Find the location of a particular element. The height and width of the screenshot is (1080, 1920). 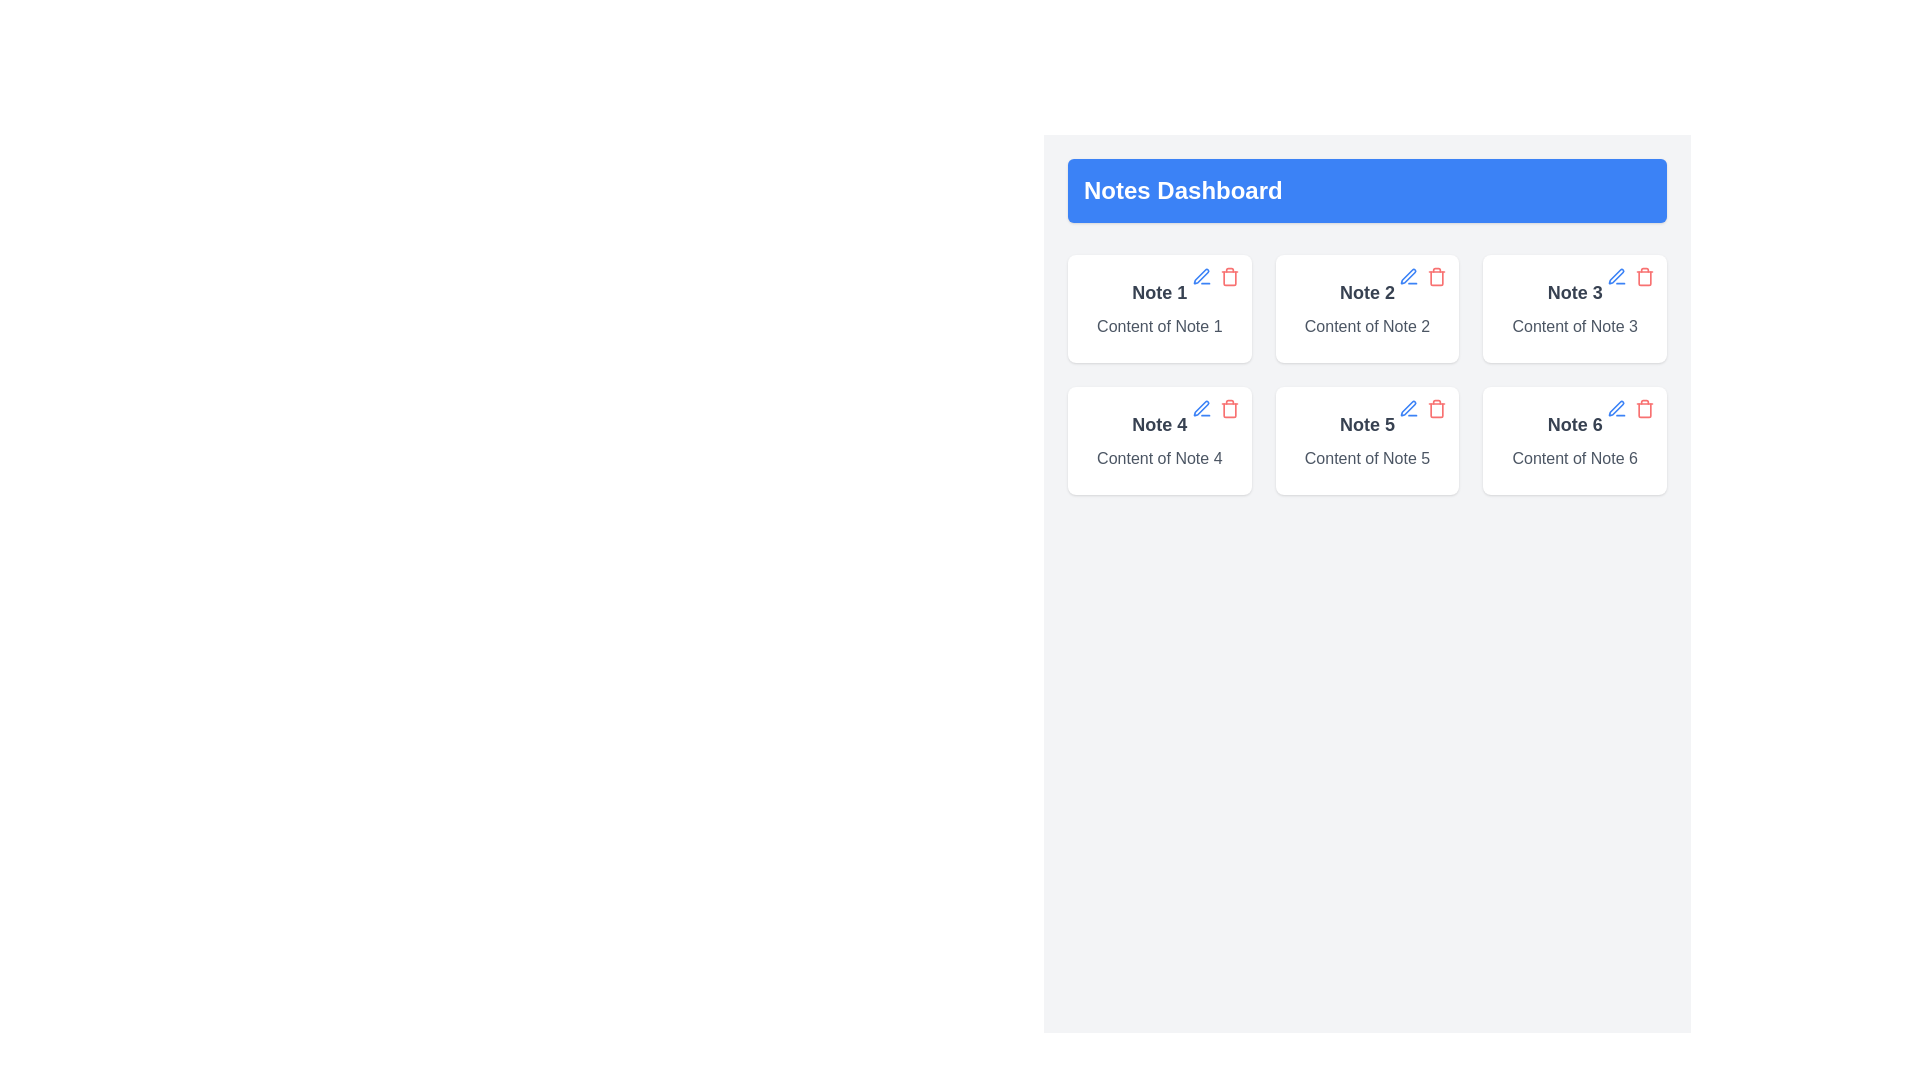

the static text label 'Notes Dashboard' which is styled in bold white text on a blue background bar at the top of the interface is located at coordinates (1183, 191).